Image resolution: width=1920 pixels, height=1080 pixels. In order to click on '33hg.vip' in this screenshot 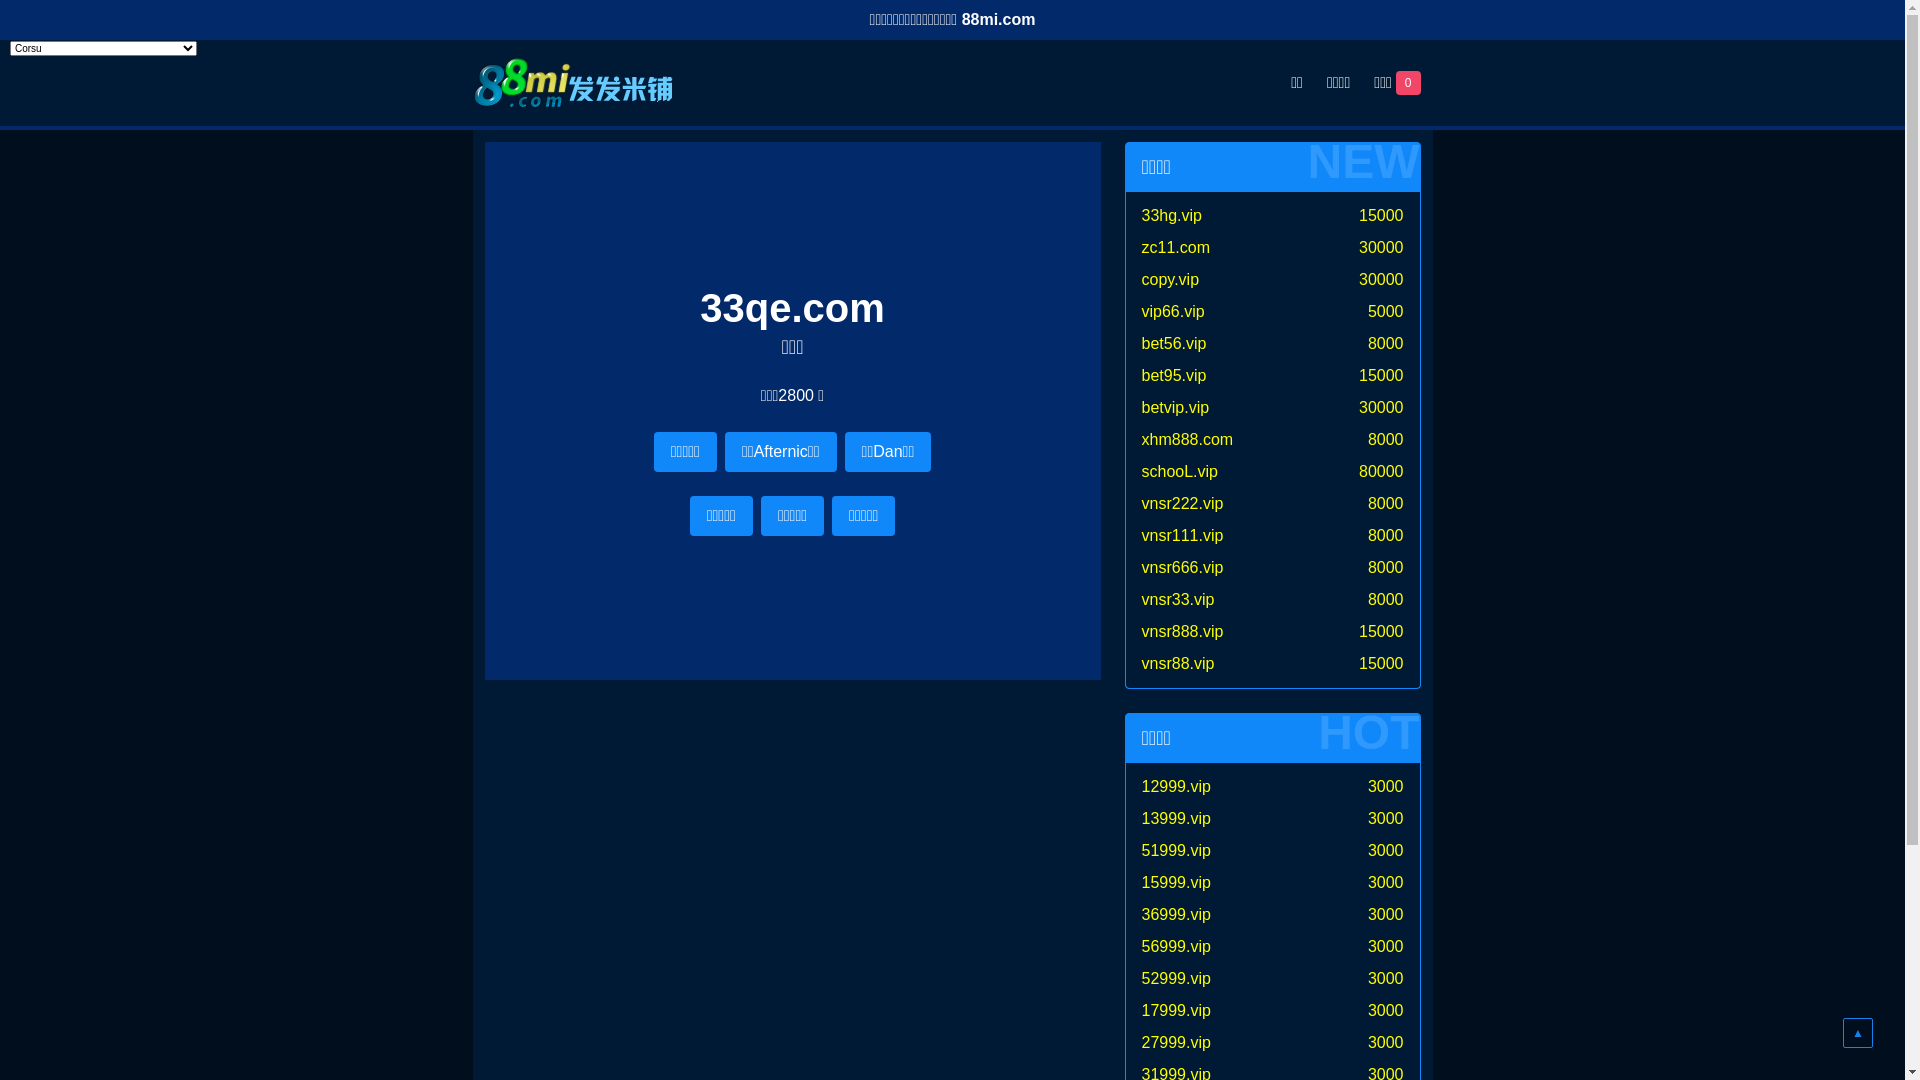, I will do `click(1172, 215)`.